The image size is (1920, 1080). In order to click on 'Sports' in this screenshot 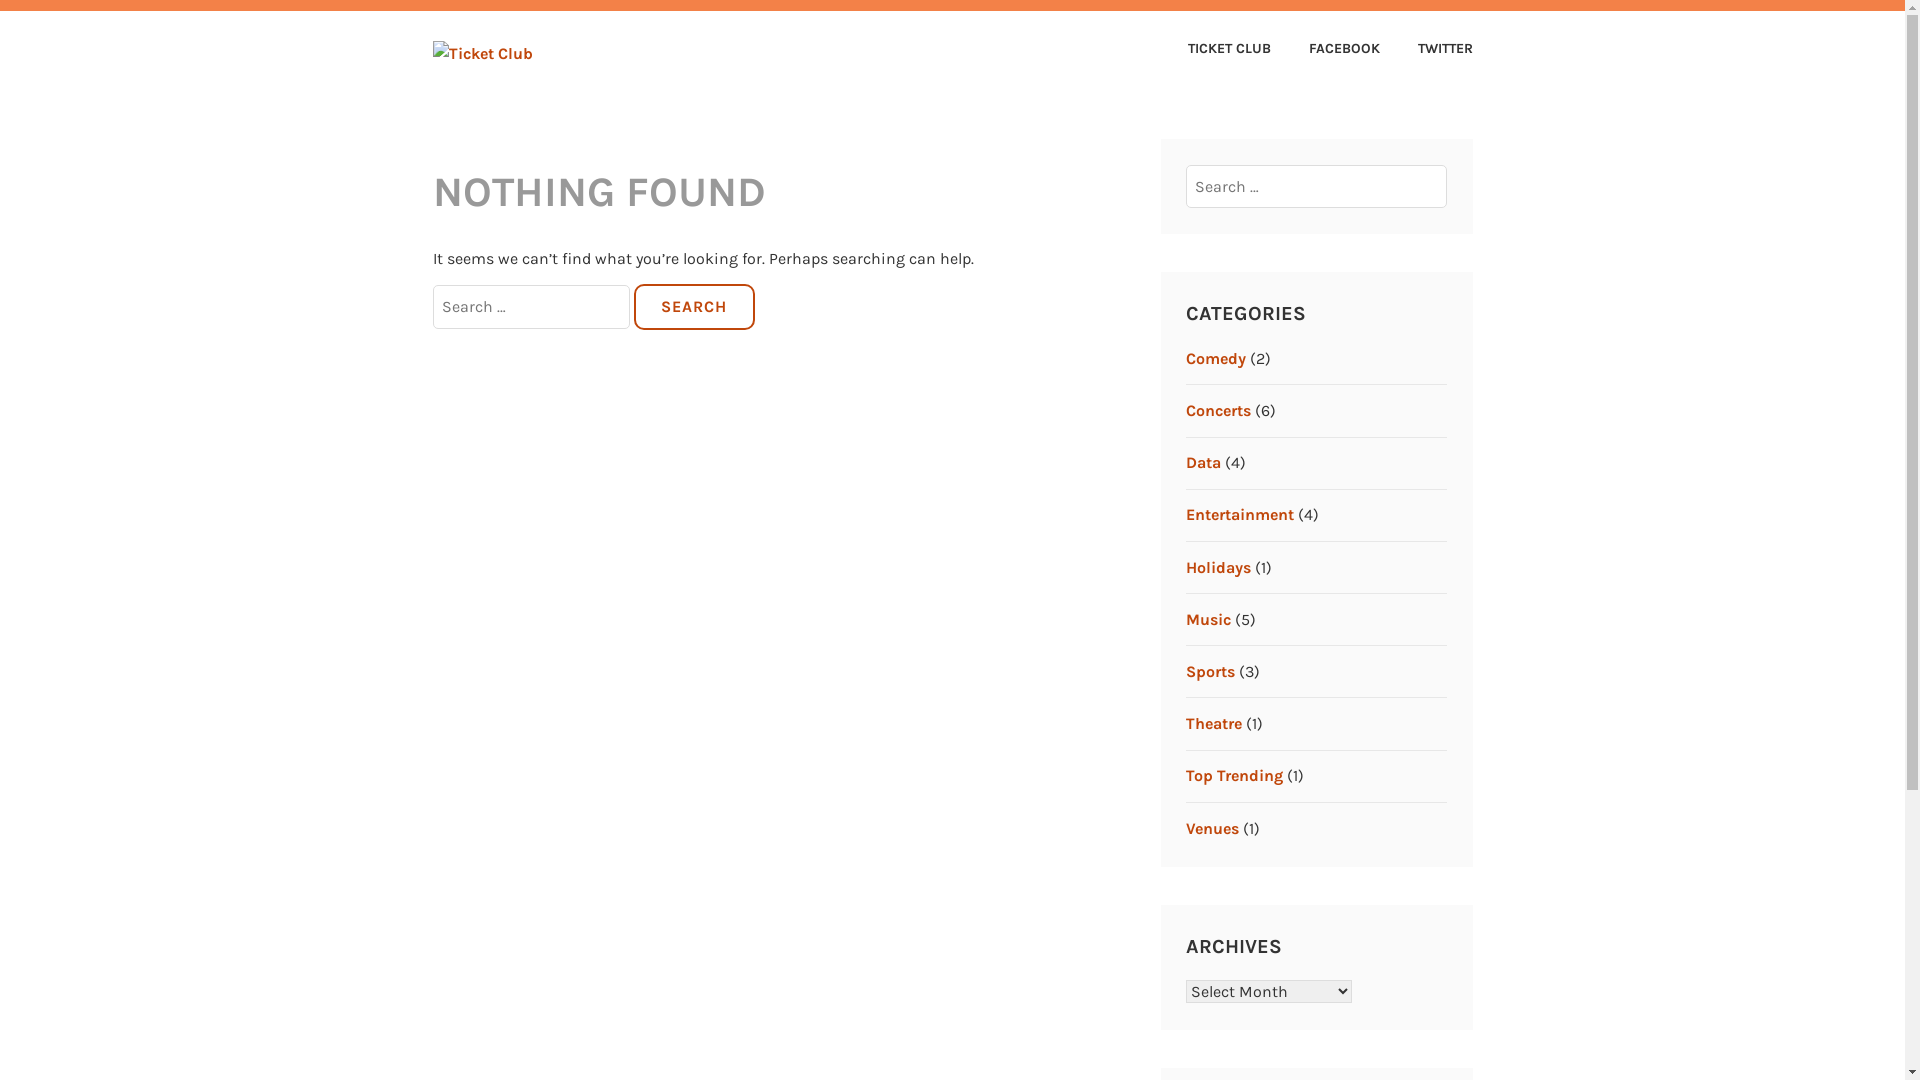, I will do `click(1209, 671)`.